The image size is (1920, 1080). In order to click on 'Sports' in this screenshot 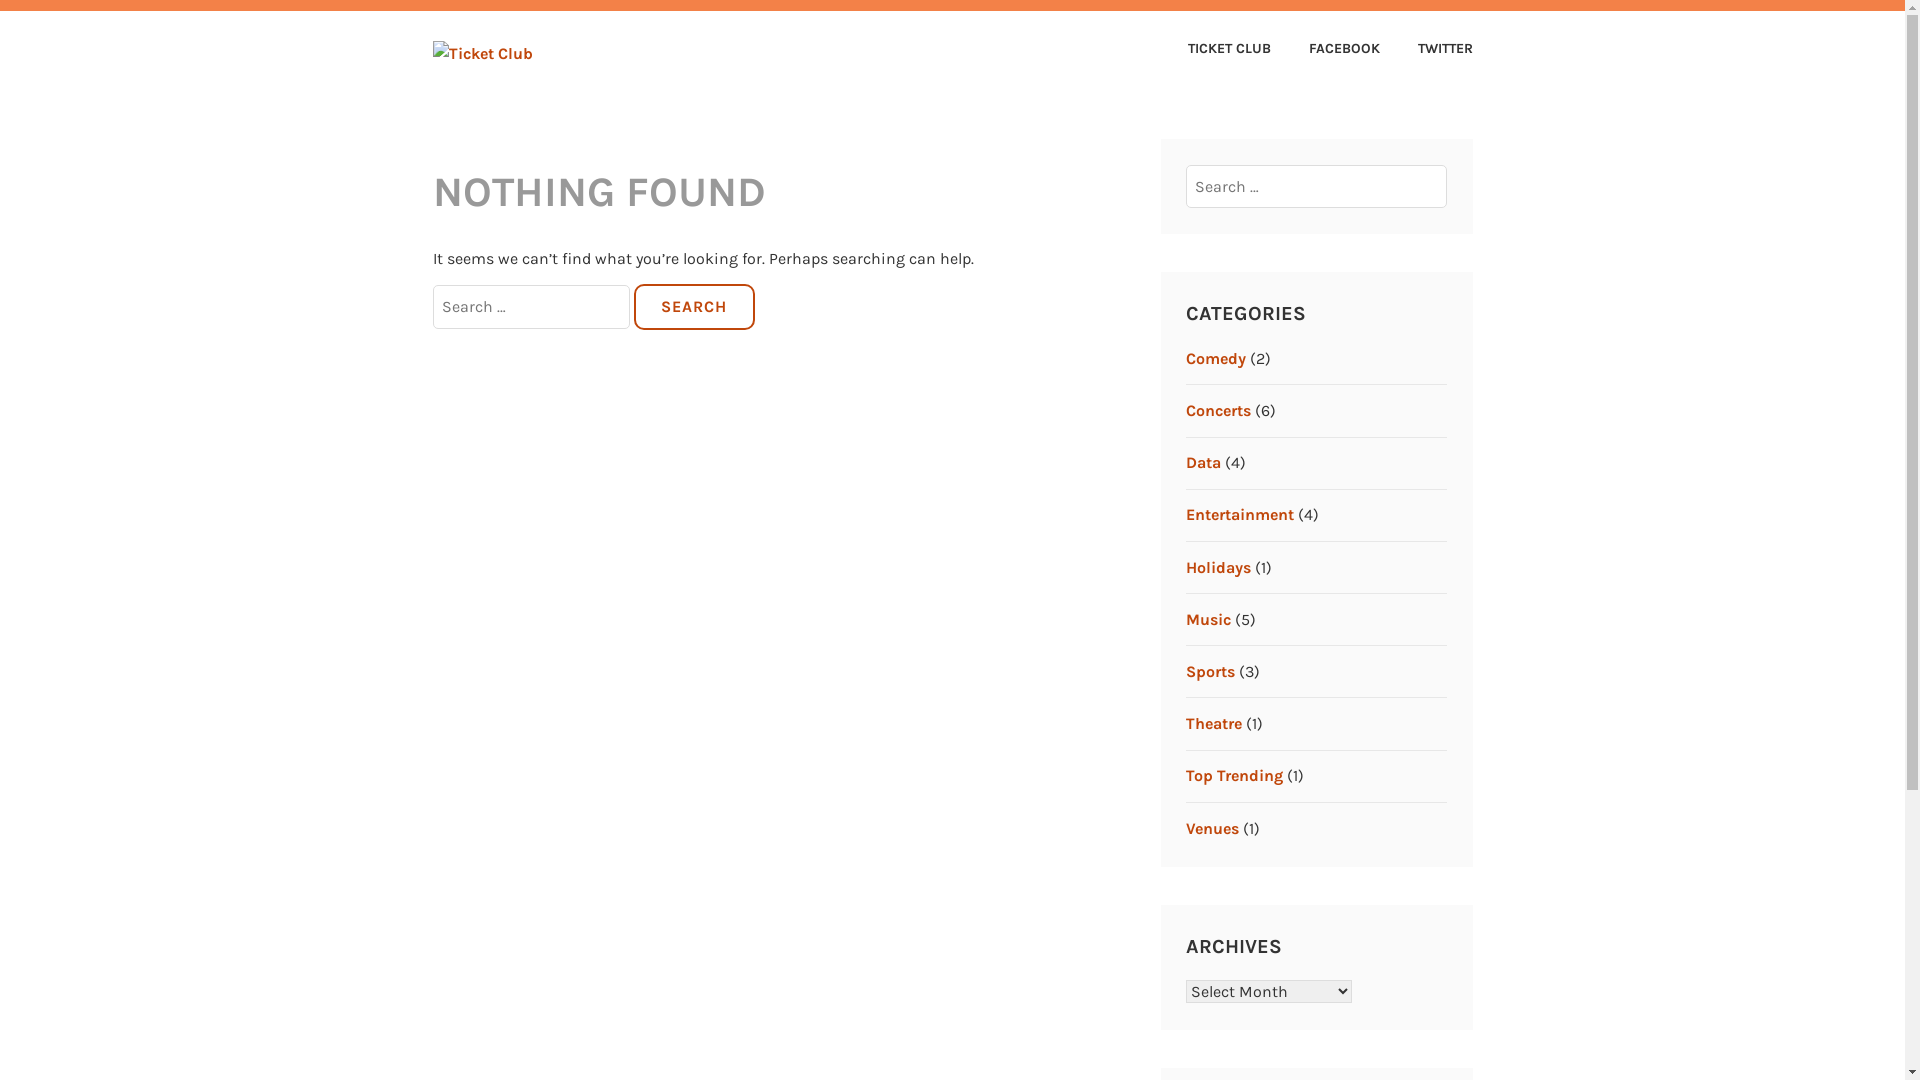, I will do `click(1209, 671)`.